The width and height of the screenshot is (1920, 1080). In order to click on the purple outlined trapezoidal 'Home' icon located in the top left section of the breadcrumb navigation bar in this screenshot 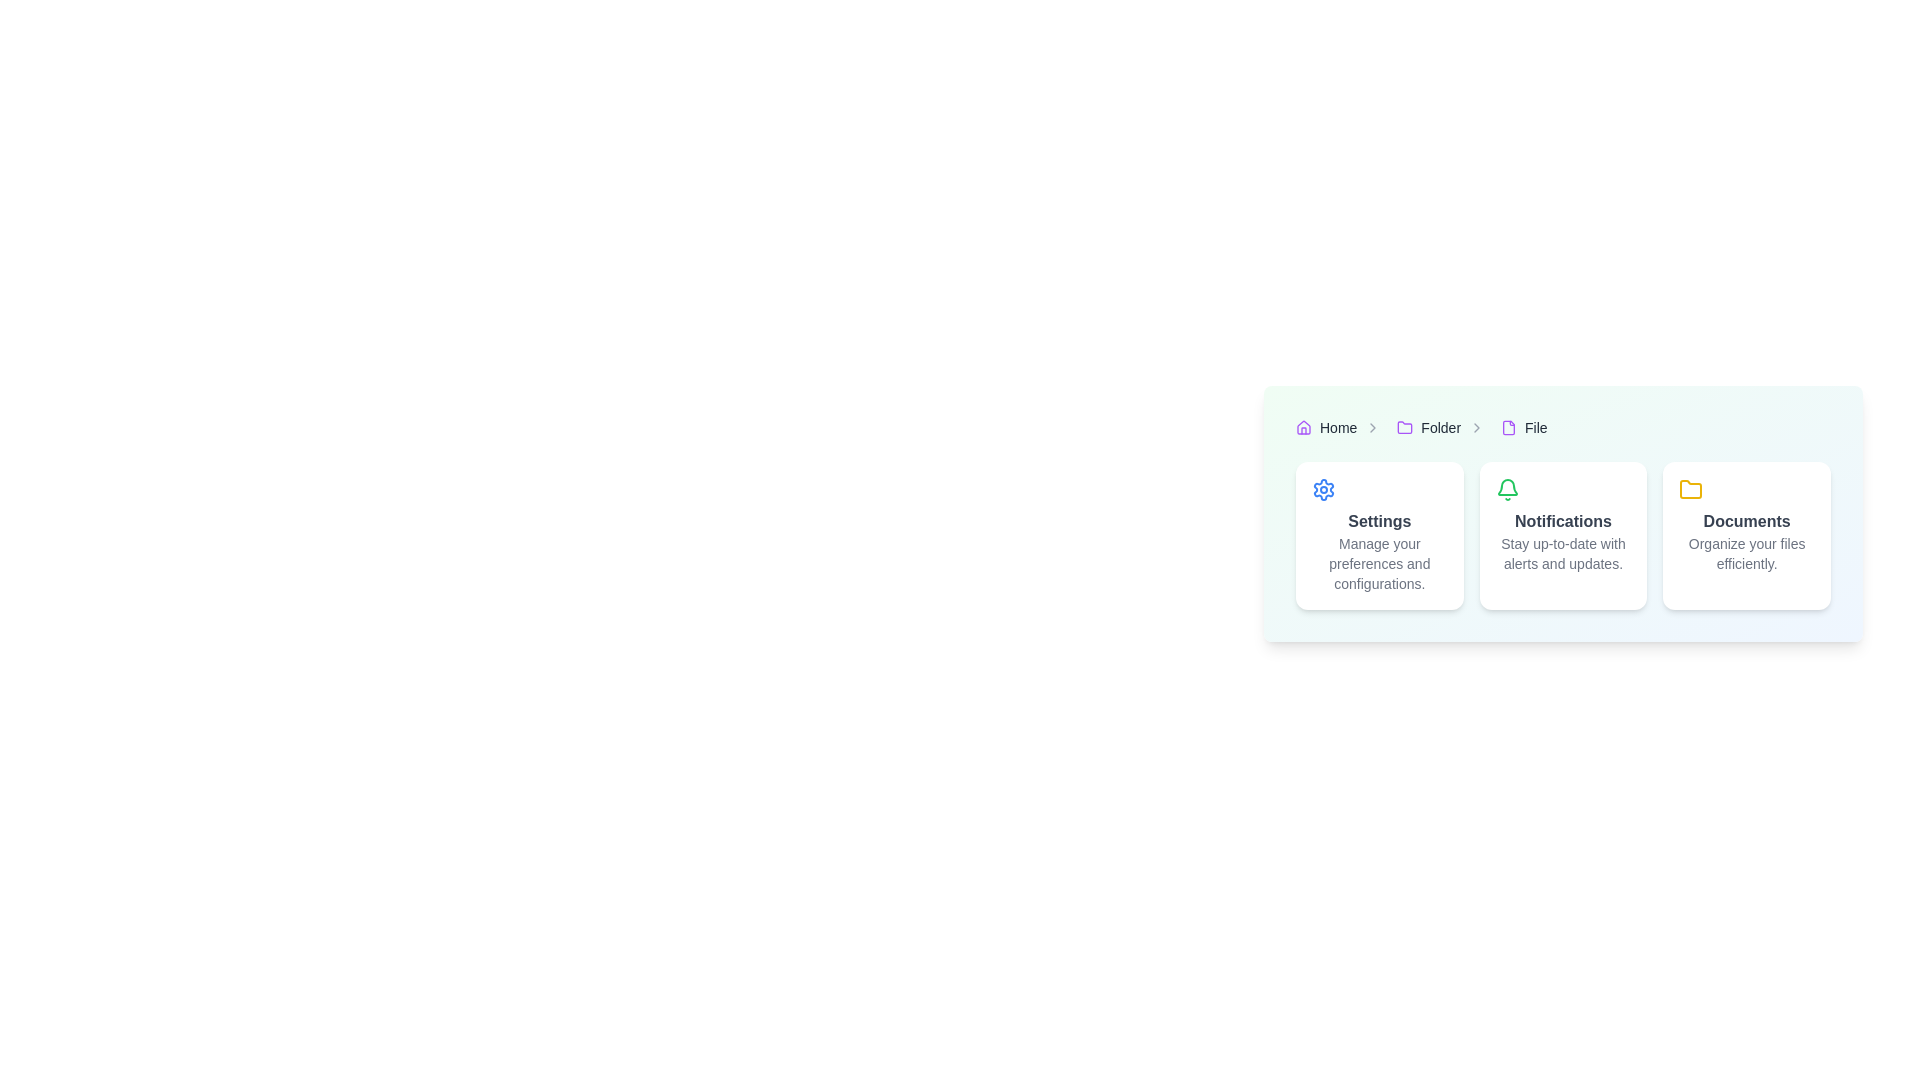, I will do `click(1304, 426)`.